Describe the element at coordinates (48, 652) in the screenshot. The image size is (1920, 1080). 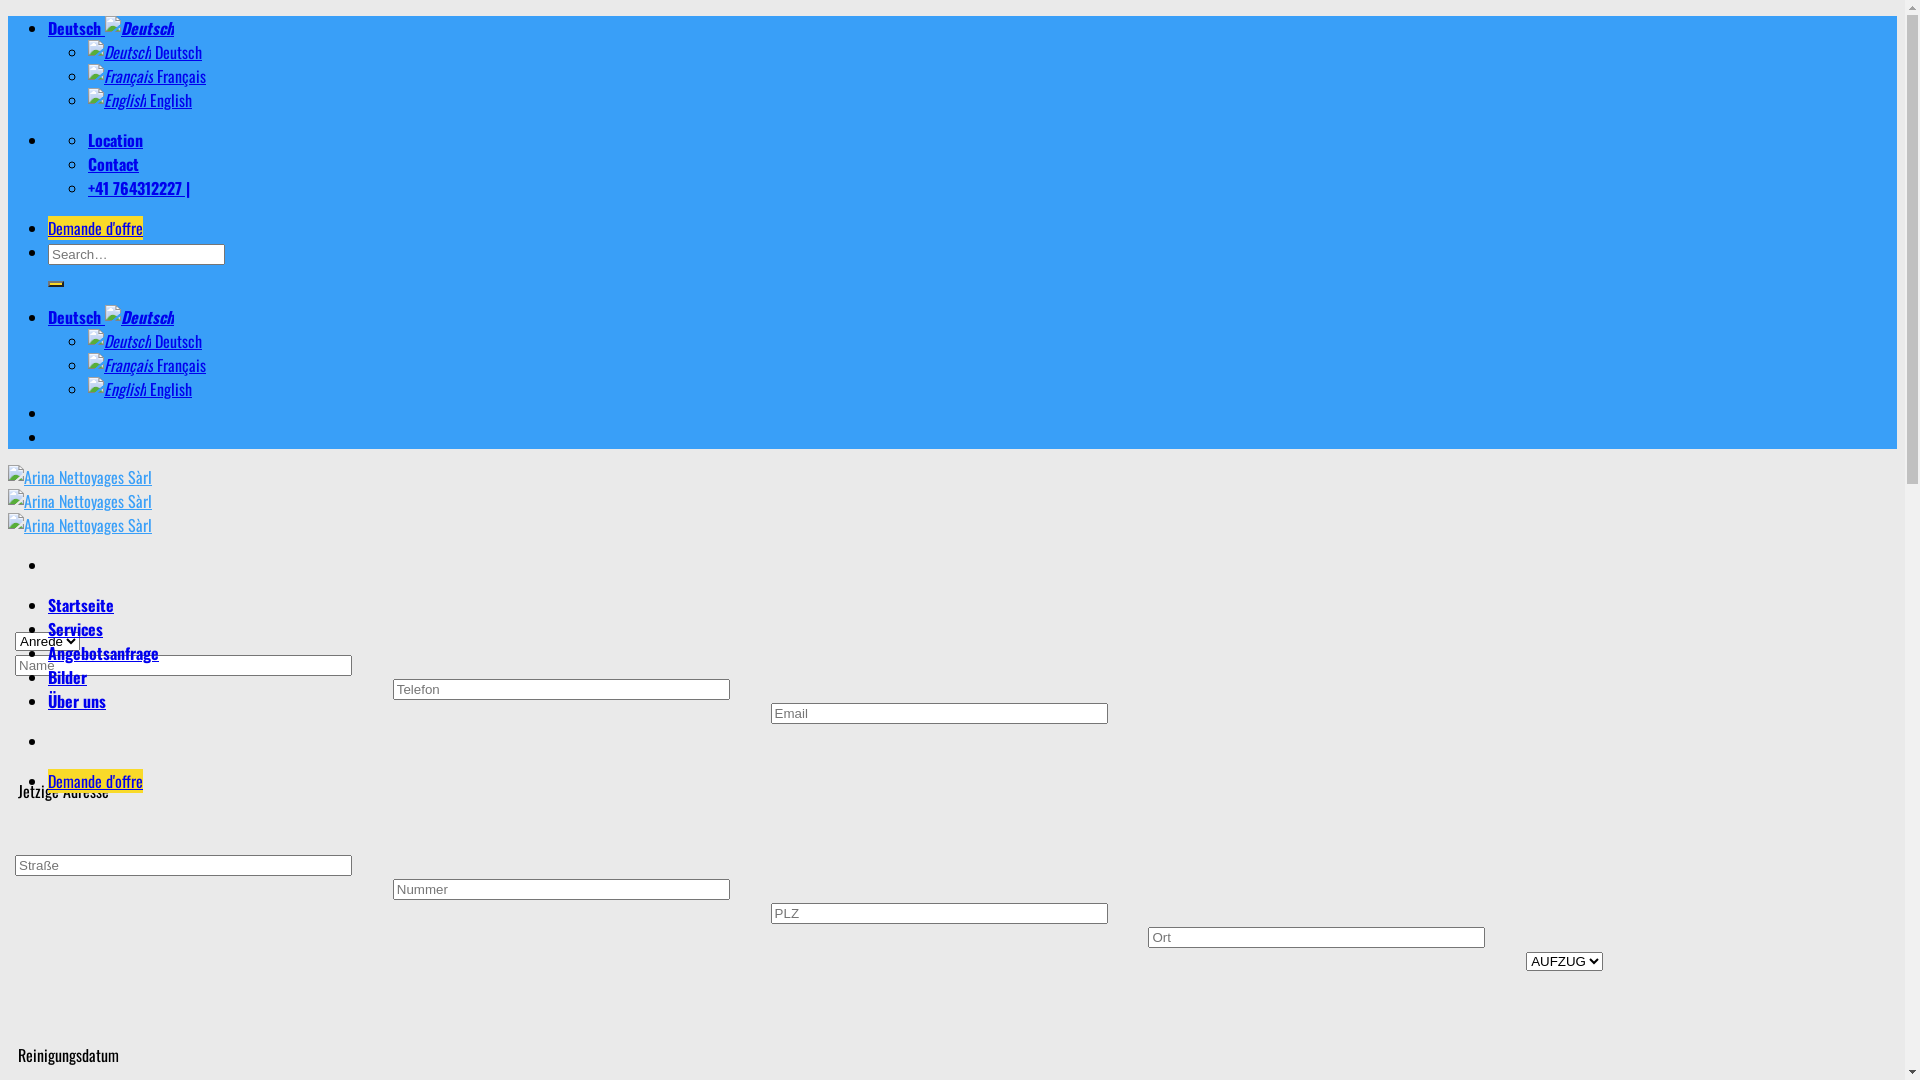
I see `'Angebotsanfrage'` at that location.